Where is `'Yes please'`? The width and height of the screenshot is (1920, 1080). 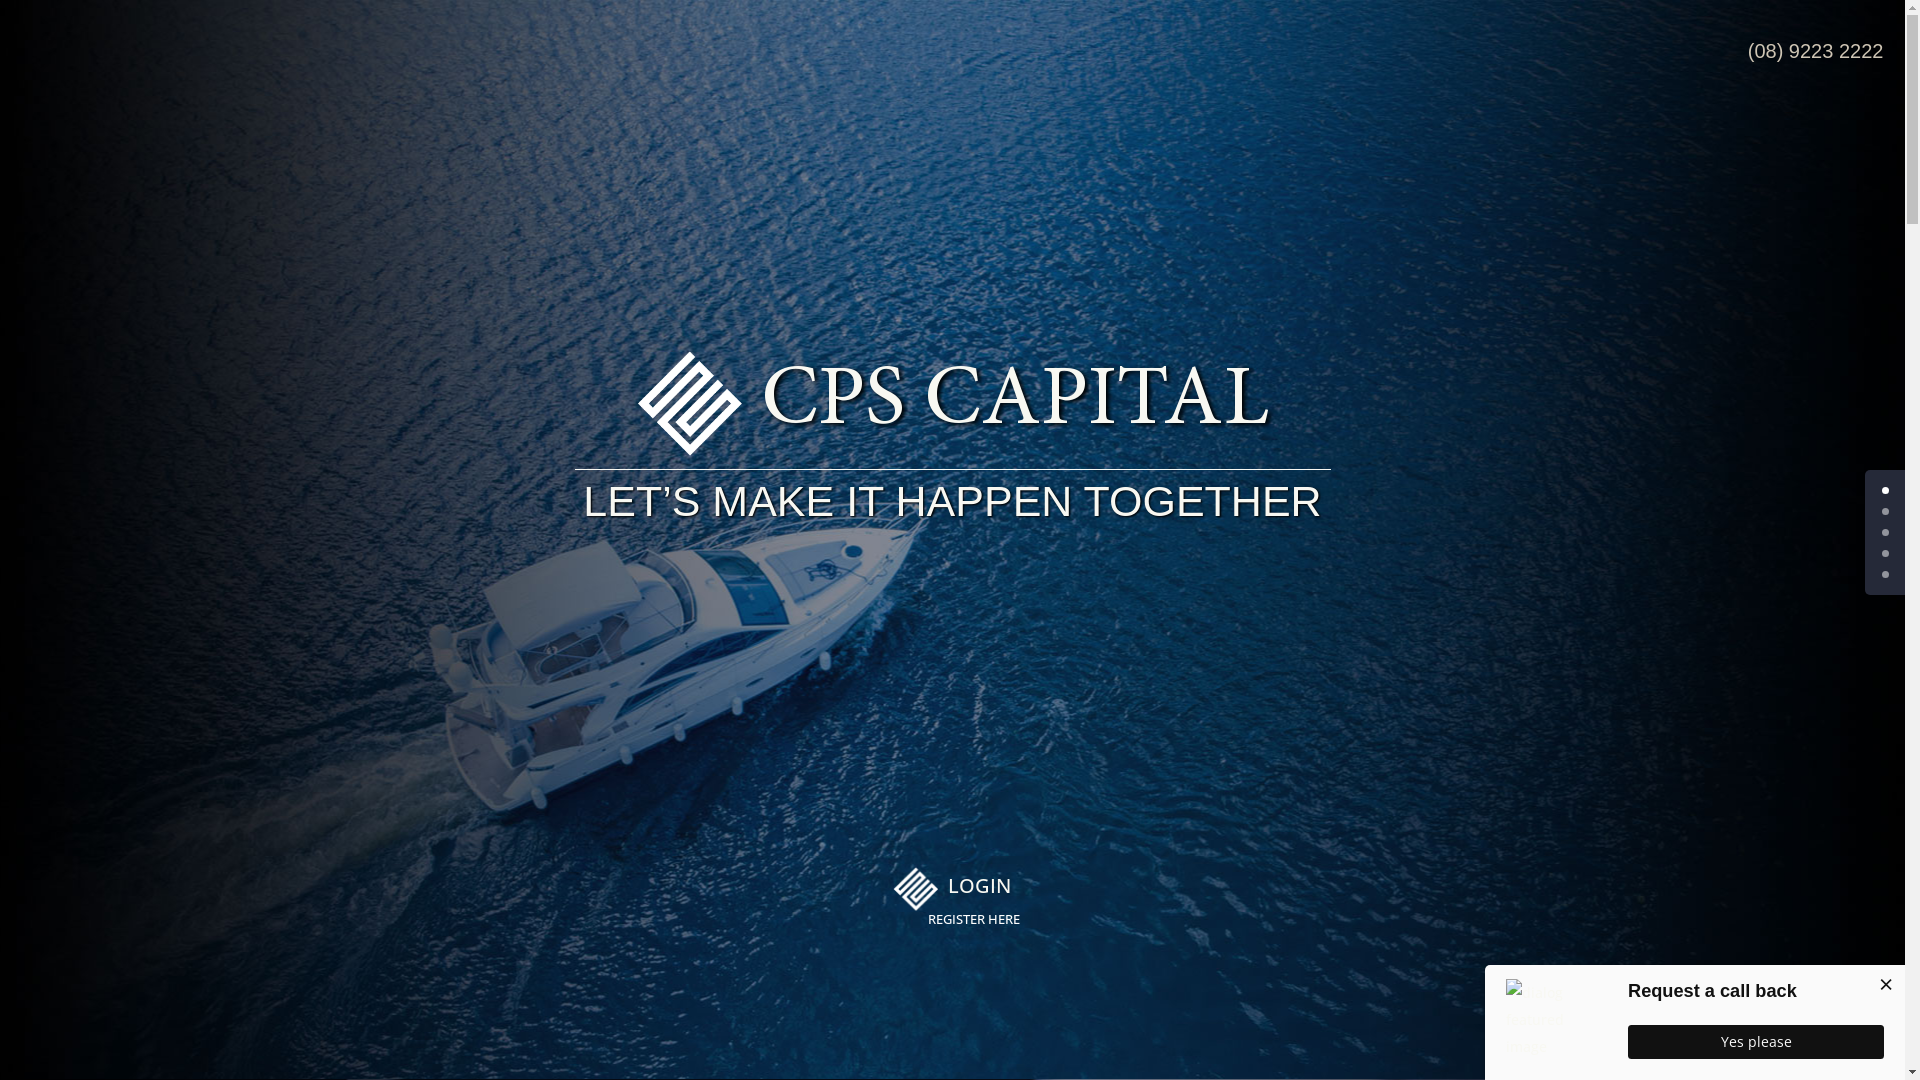 'Yes please' is located at coordinates (1755, 1040).